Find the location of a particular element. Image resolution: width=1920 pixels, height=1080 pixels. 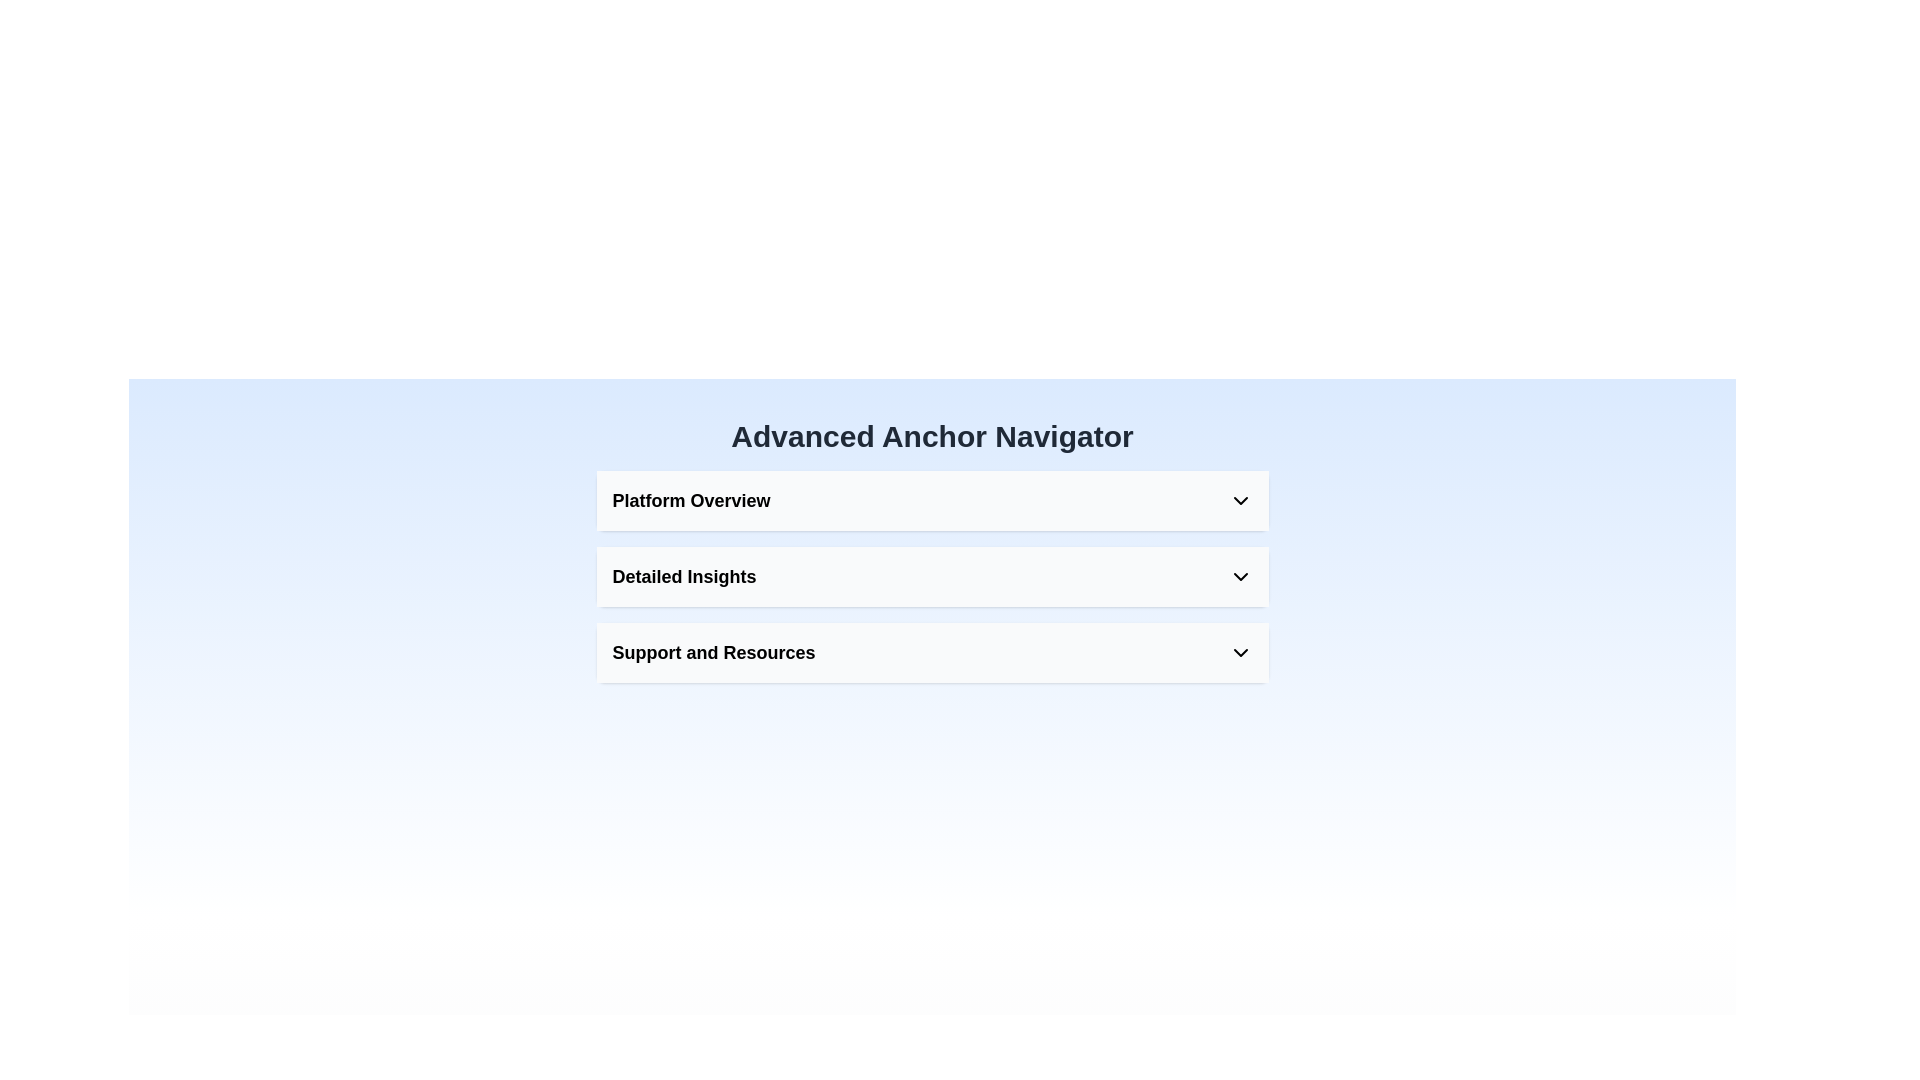

the downward-pointing chevron icon at the right end of the 'Support and Resources' heading is located at coordinates (1239, 652).